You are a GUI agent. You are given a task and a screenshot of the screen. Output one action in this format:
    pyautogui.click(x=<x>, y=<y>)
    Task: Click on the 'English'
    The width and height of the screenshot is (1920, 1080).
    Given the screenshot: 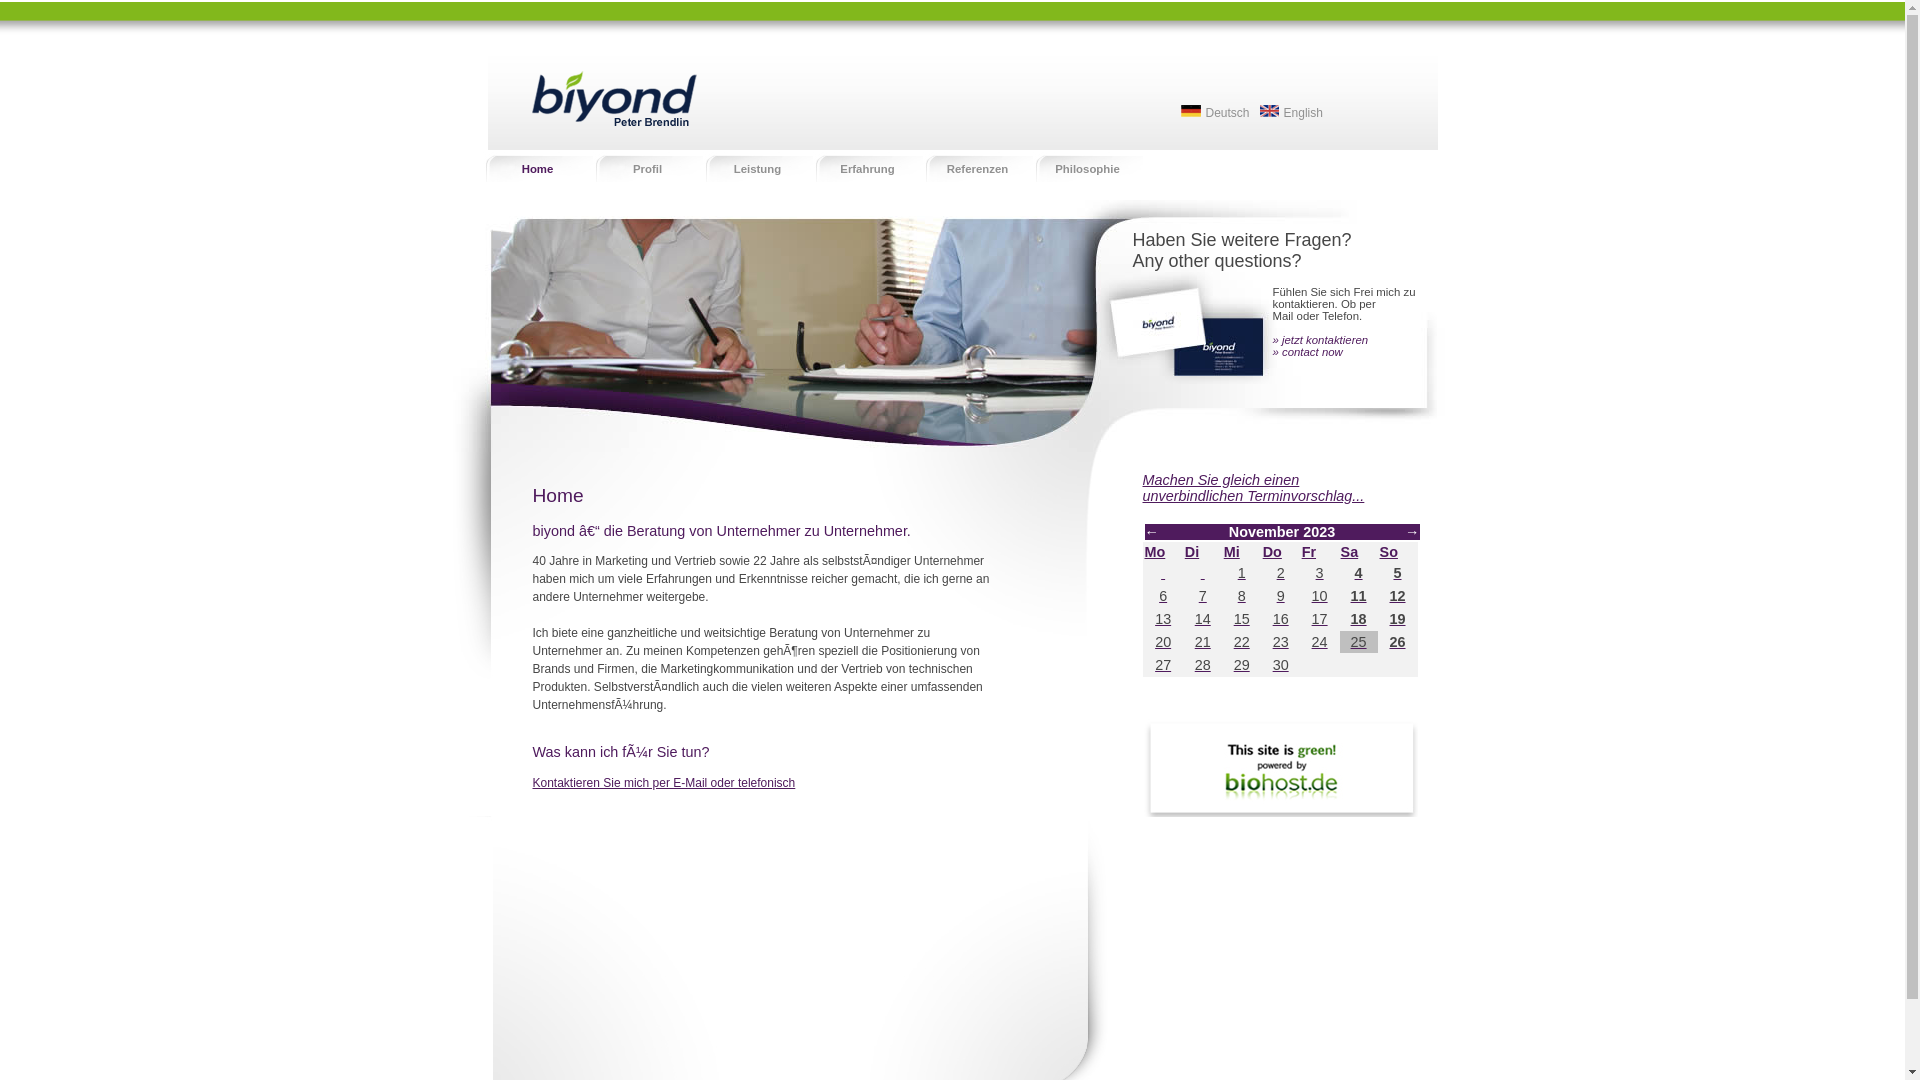 What is the action you would take?
    pyautogui.click(x=1291, y=112)
    